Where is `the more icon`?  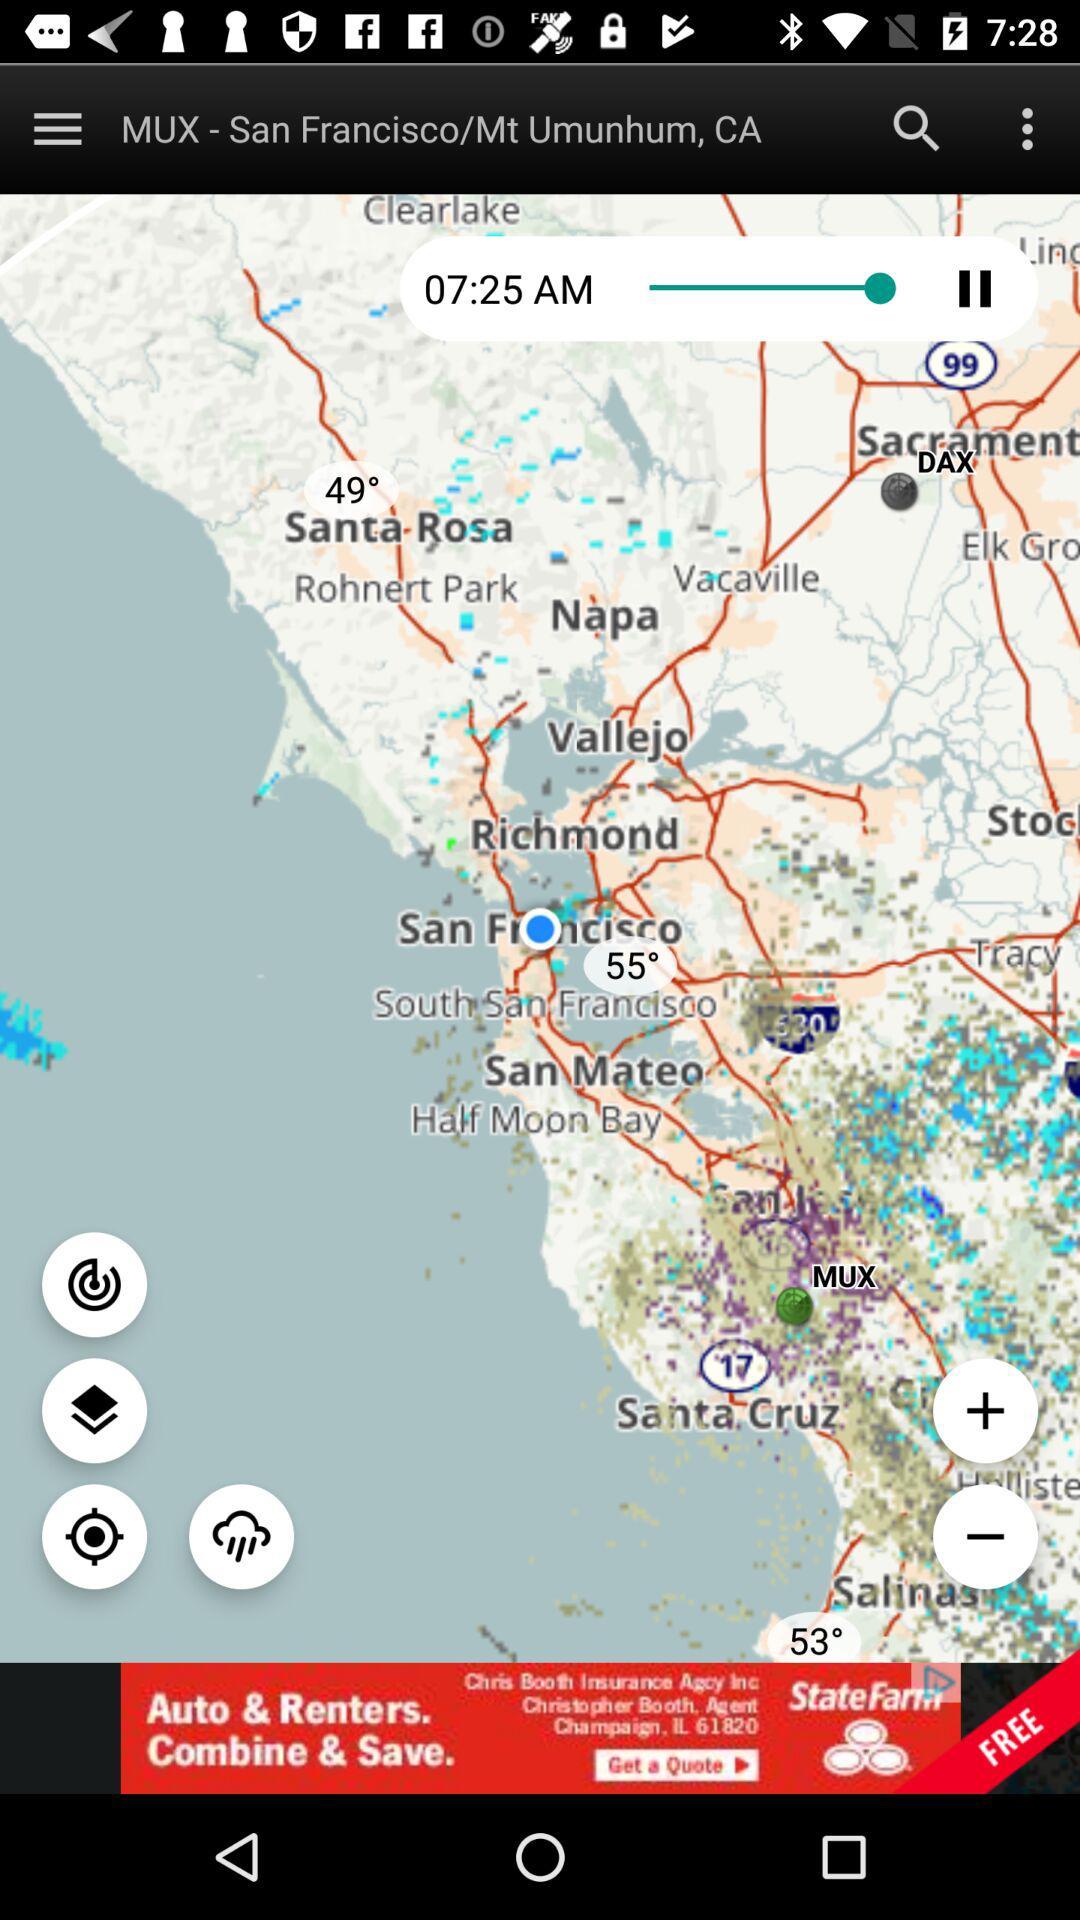
the more icon is located at coordinates (1027, 127).